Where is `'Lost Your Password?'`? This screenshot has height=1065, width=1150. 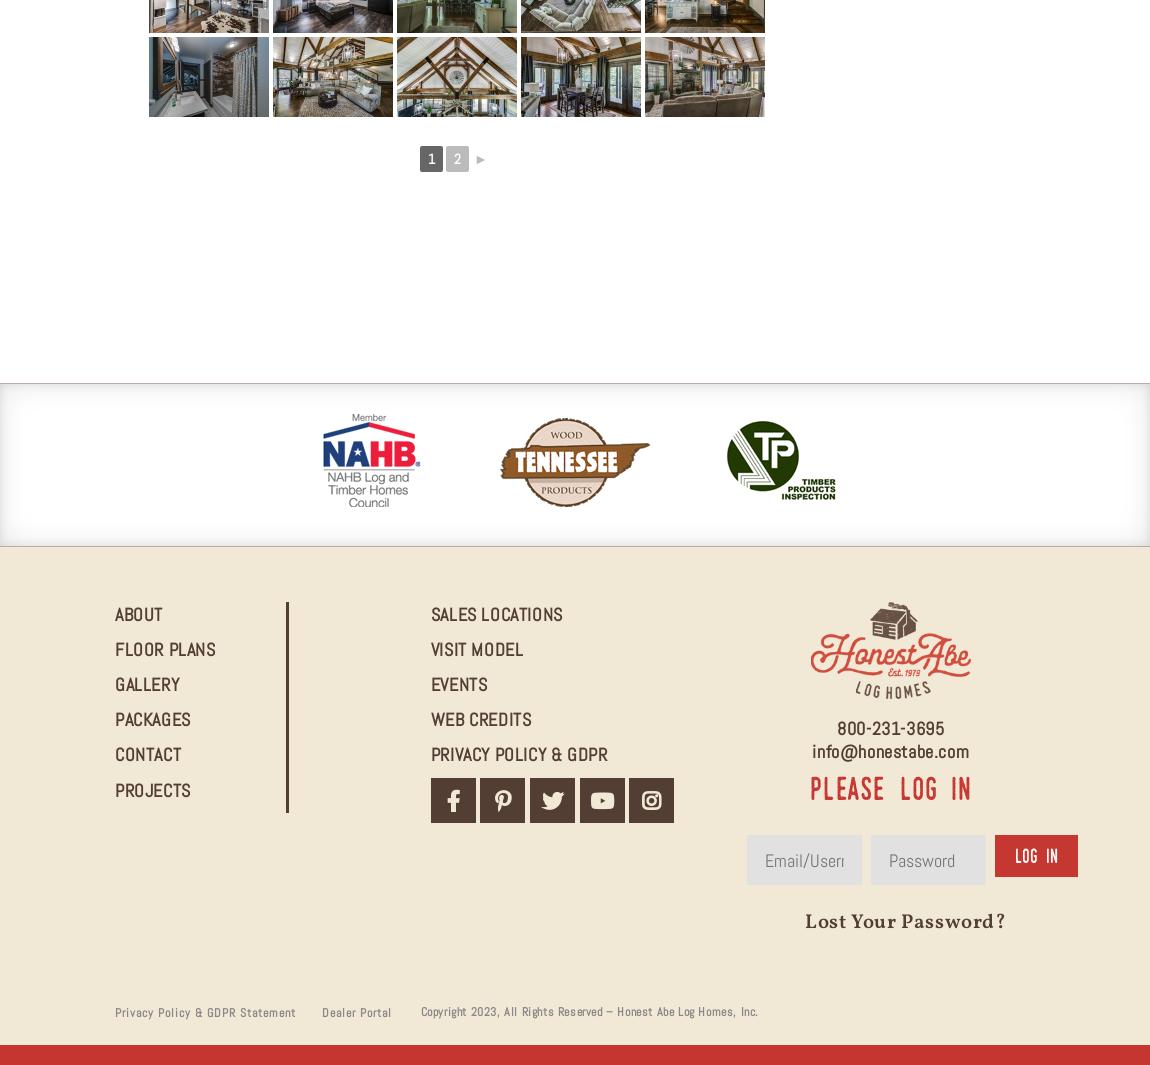 'Lost Your Password?' is located at coordinates (905, 923).